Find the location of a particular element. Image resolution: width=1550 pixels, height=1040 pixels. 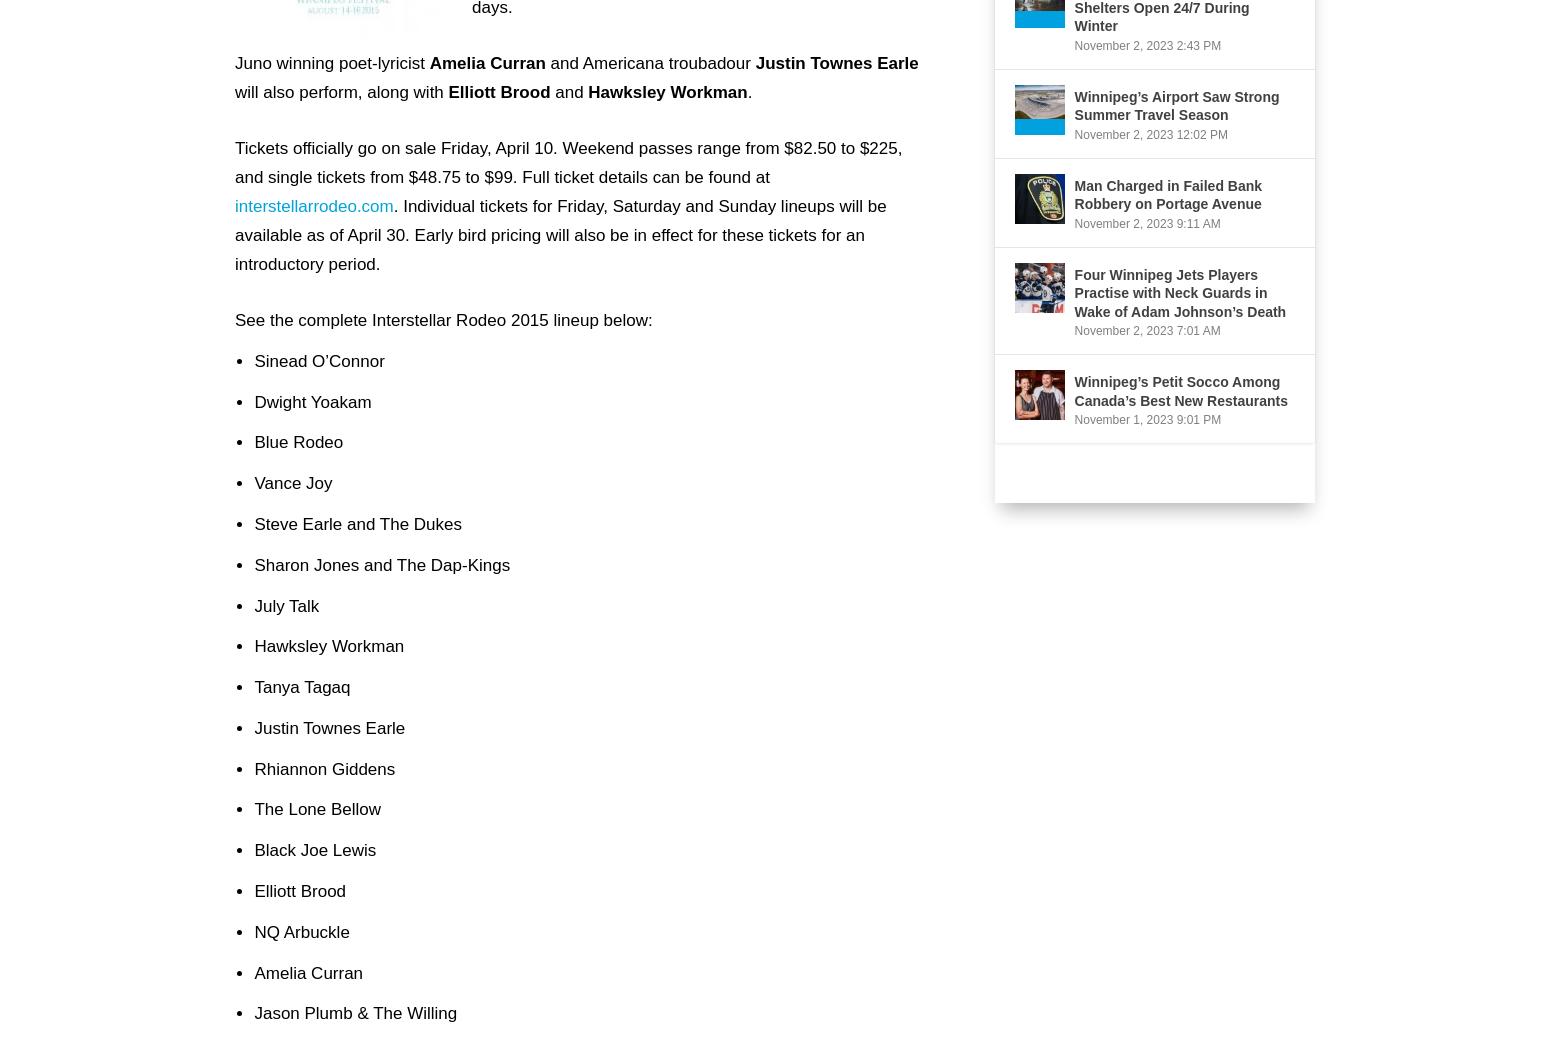

'Man Charged in Failed Bank Robbery on Portage Avenue' is located at coordinates (1167, 193).